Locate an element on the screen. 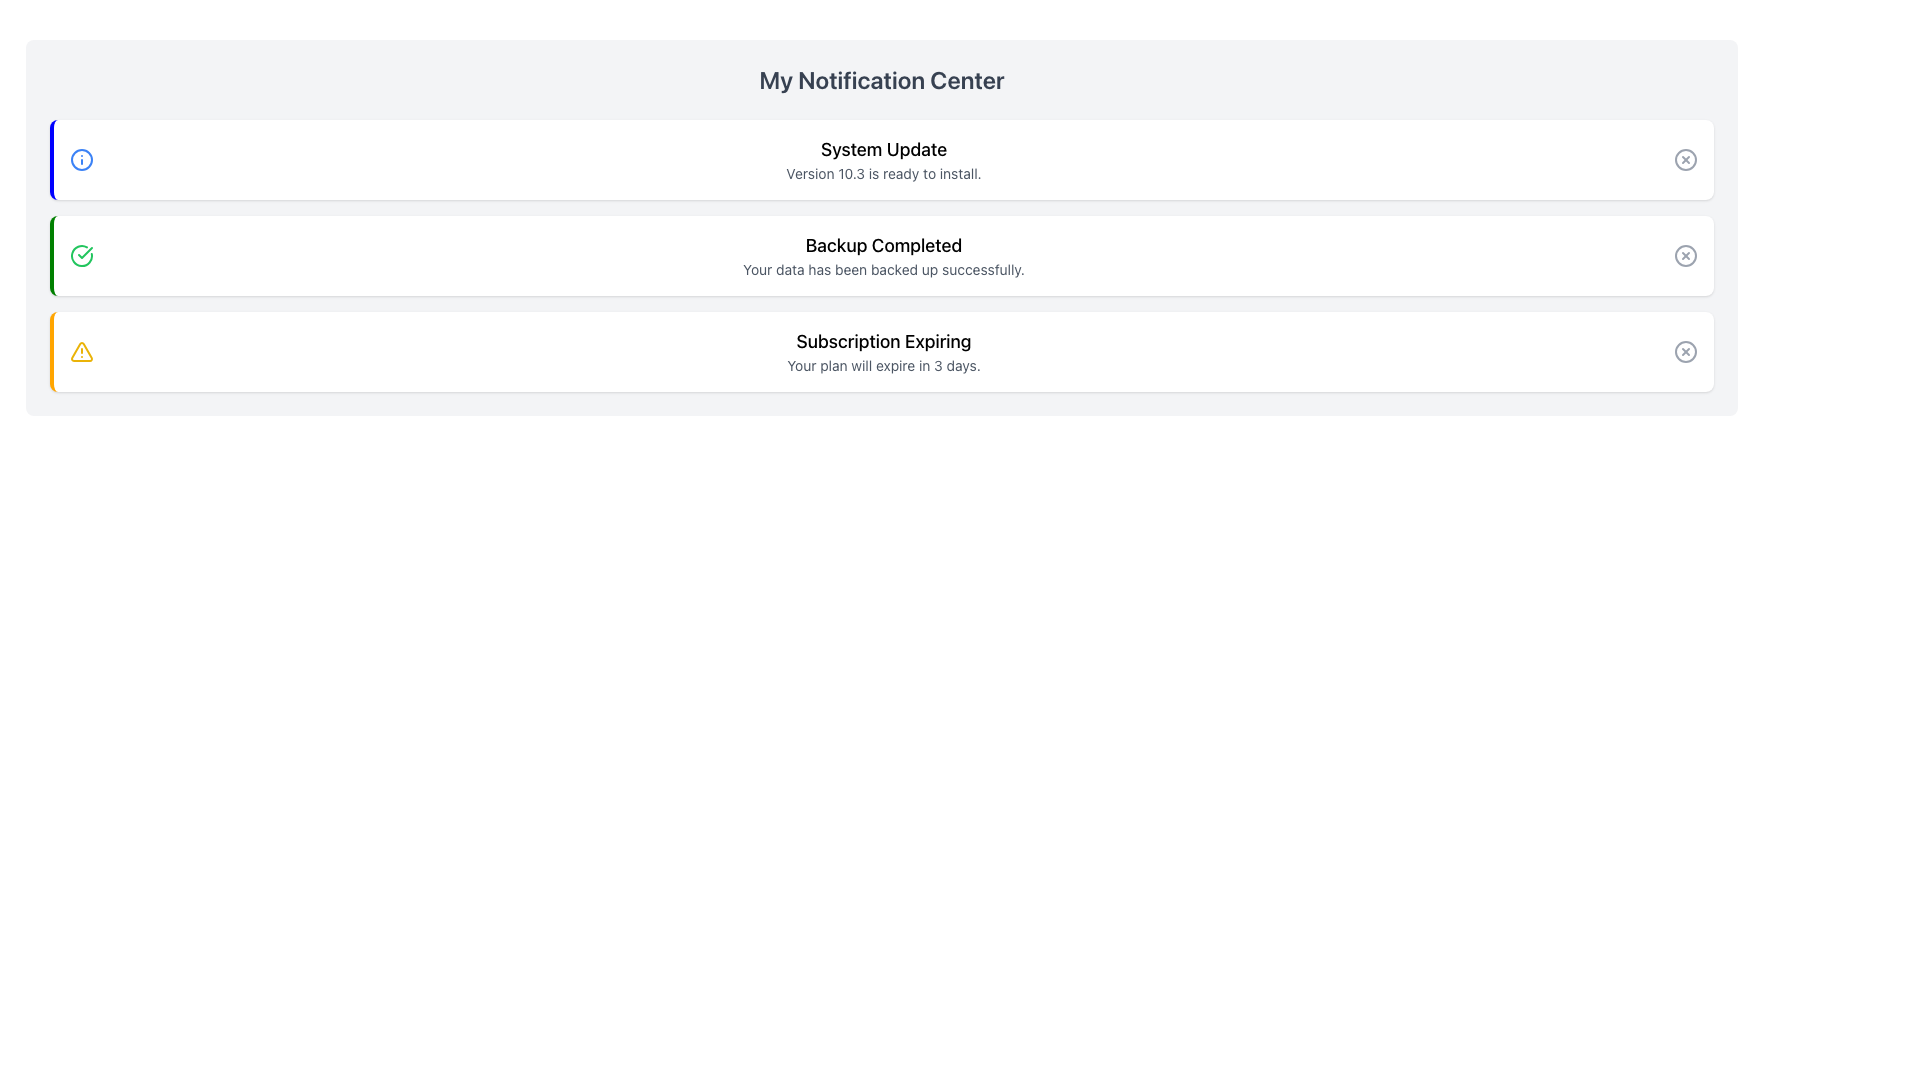  the text label notification titled 'System Update' which has a bold header and a subheading about version 10.3 being ready to install is located at coordinates (882, 158).